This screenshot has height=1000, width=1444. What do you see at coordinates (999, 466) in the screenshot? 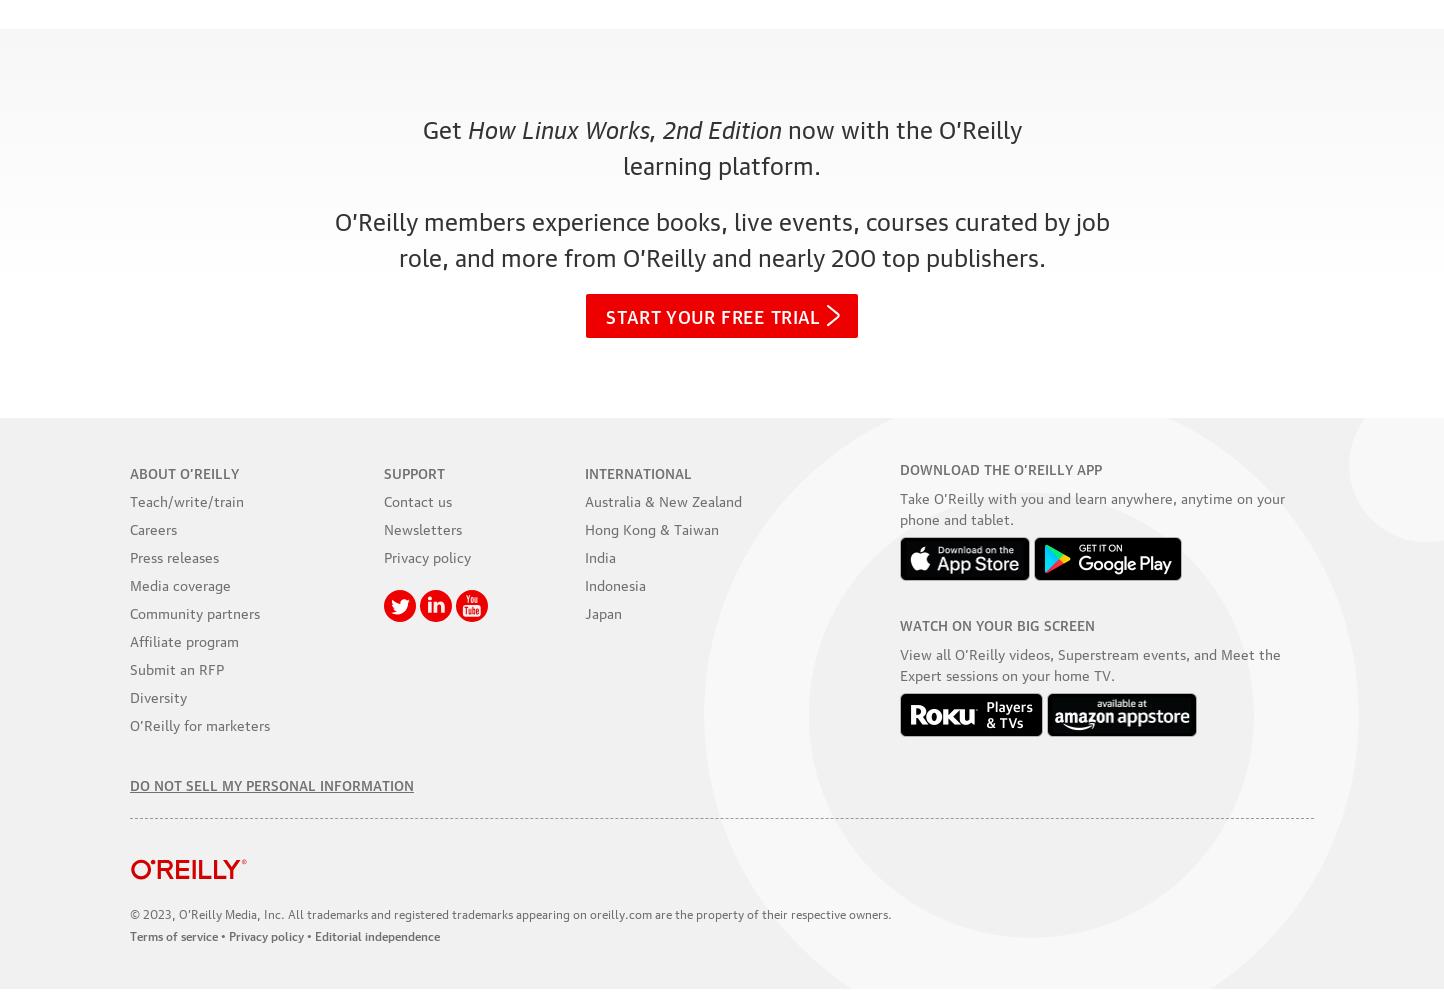
I see `'Download the O’Reilly App'` at bounding box center [999, 466].